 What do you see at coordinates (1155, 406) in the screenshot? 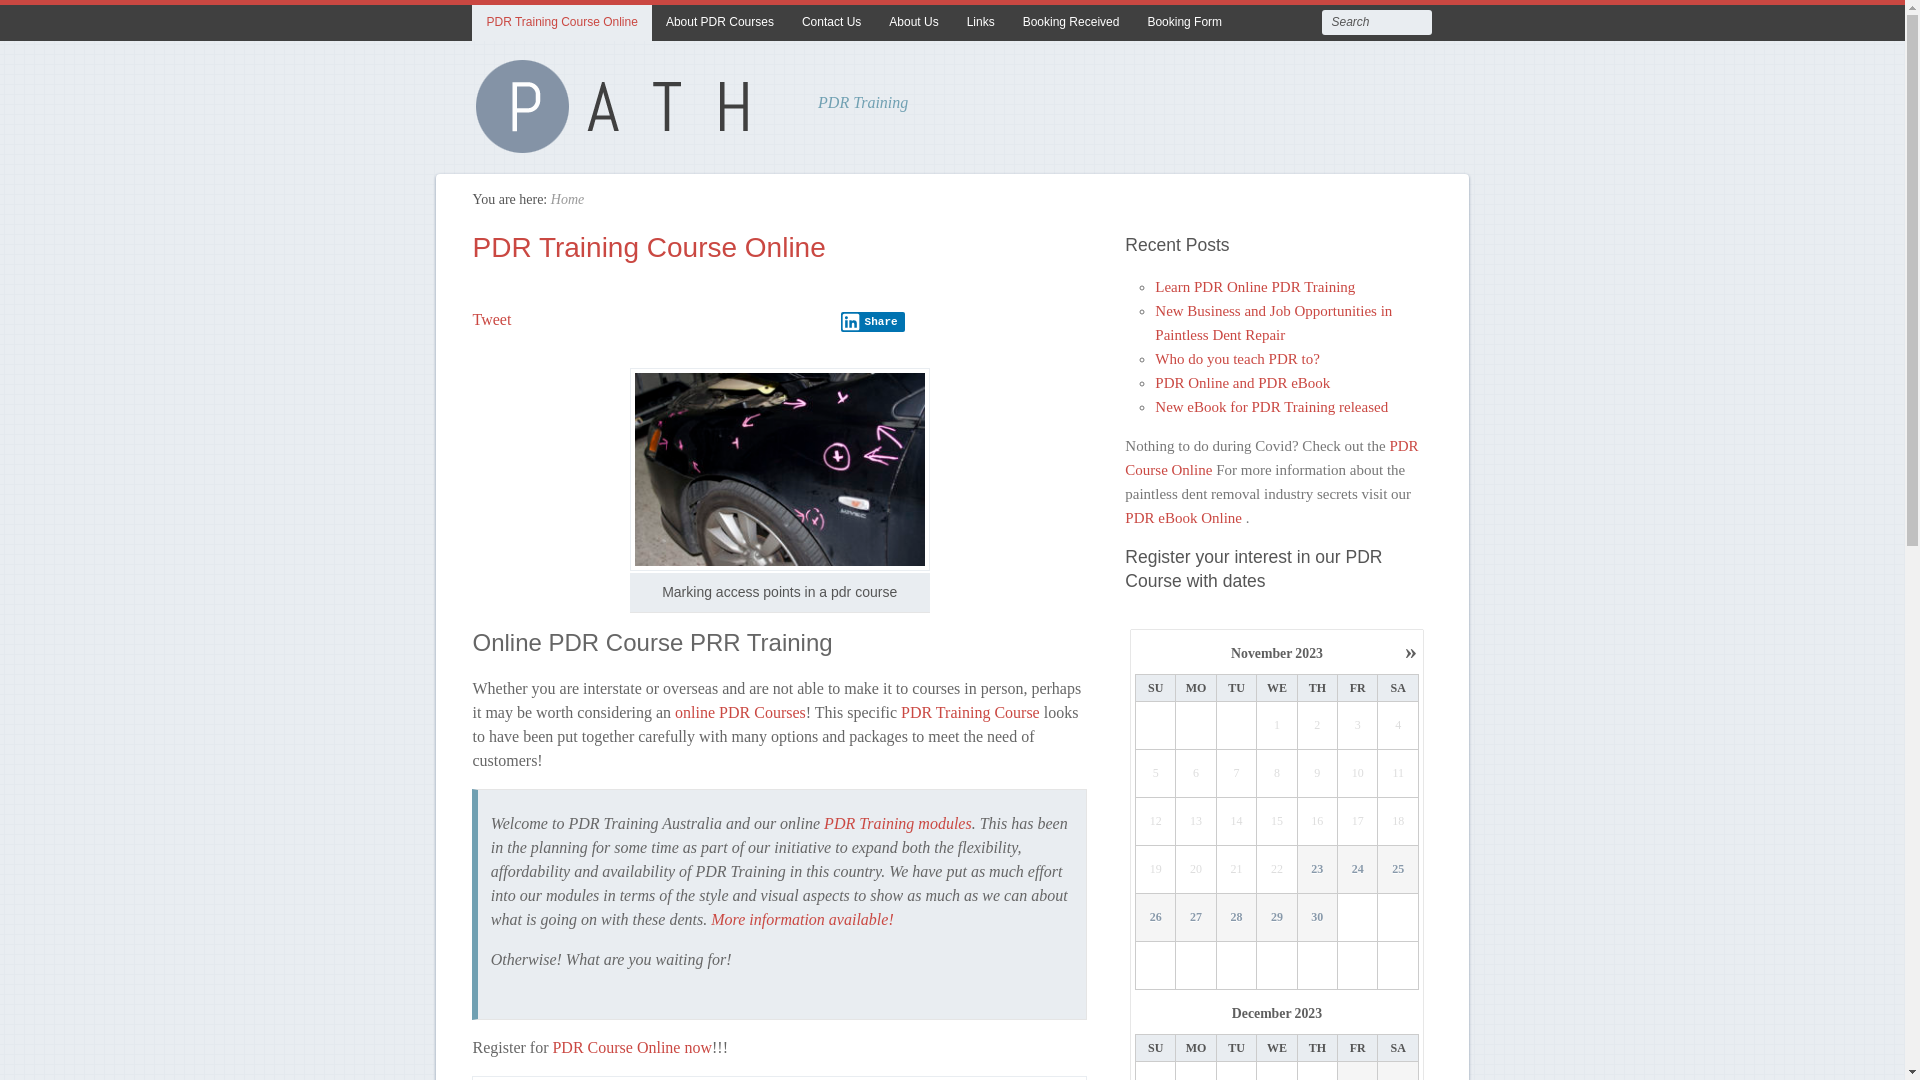
I see `'New eBook for PDR Training released'` at bounding box center [1155, 406].